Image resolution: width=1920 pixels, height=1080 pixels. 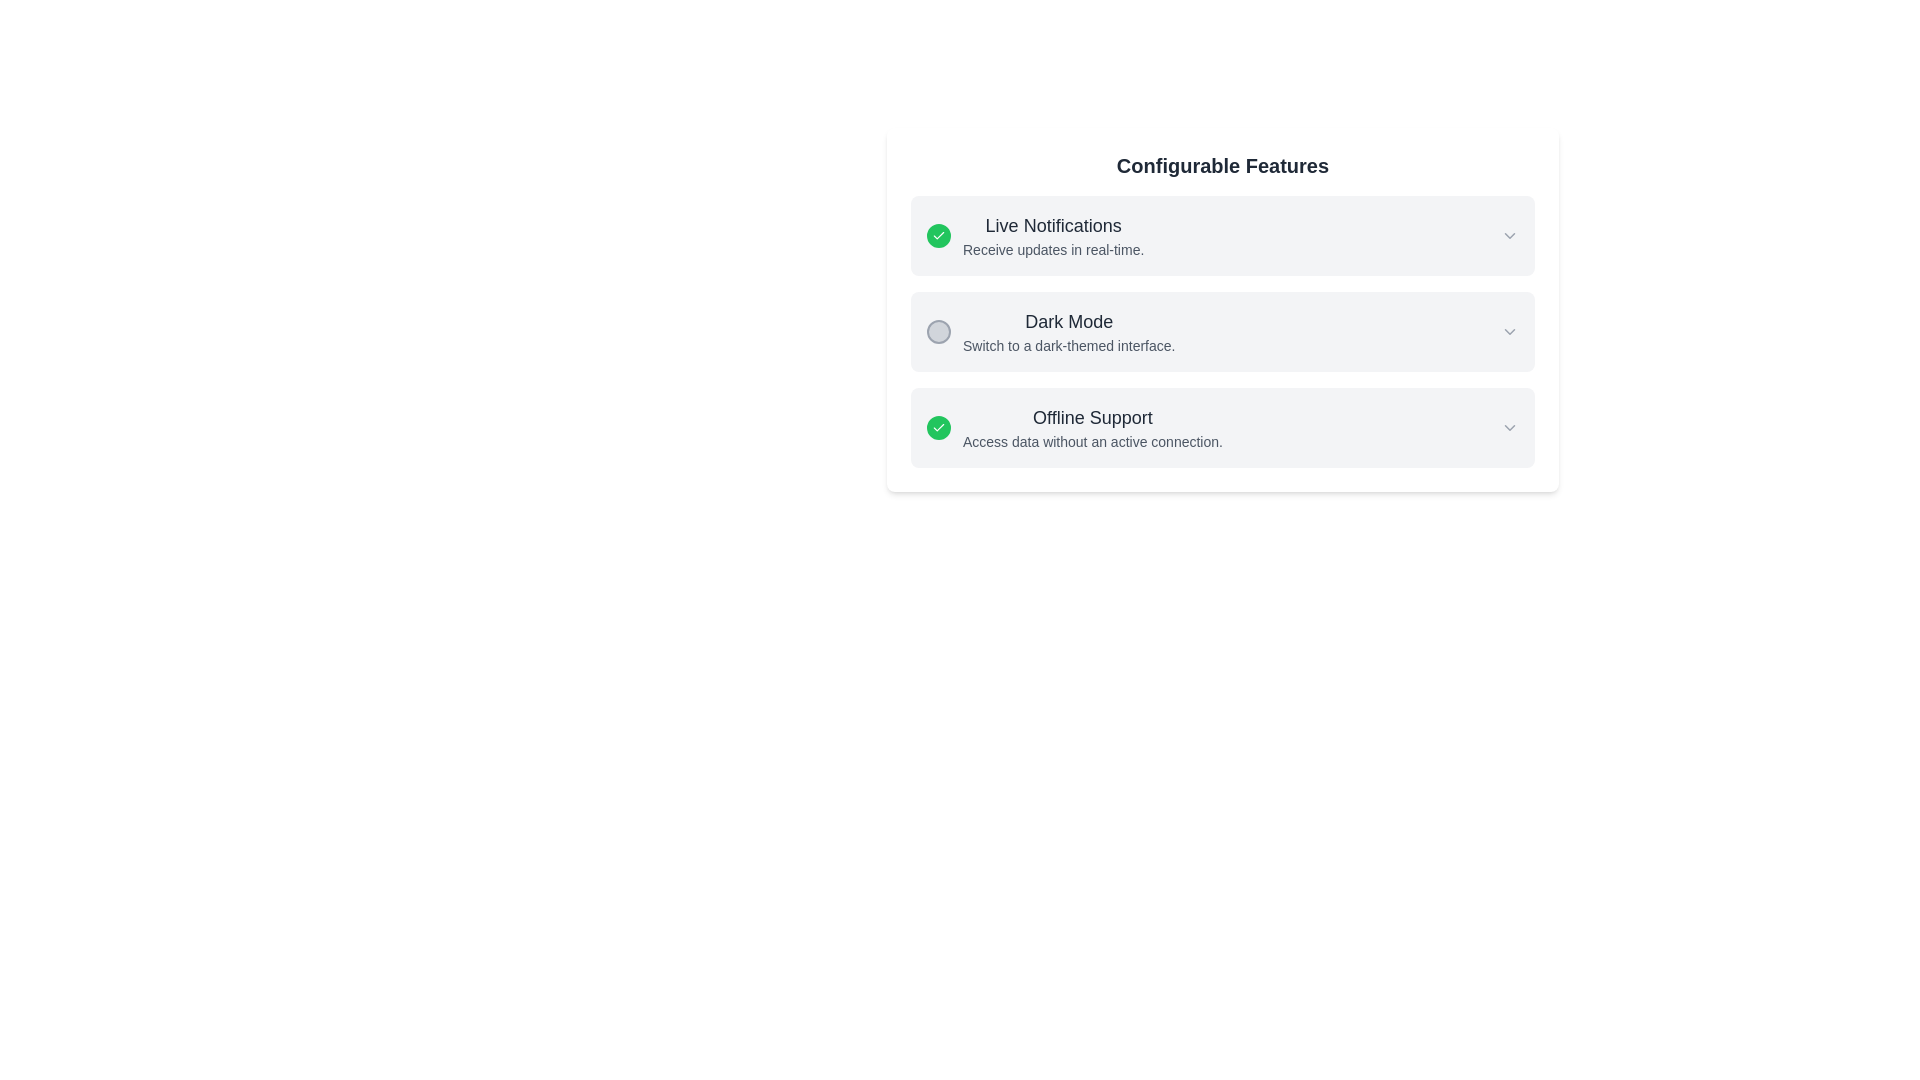 I want to click on the radio button for the Dark Mode configuration option, which is the second selectable option under 'Configurable Features', so click(x=1222, y=330).